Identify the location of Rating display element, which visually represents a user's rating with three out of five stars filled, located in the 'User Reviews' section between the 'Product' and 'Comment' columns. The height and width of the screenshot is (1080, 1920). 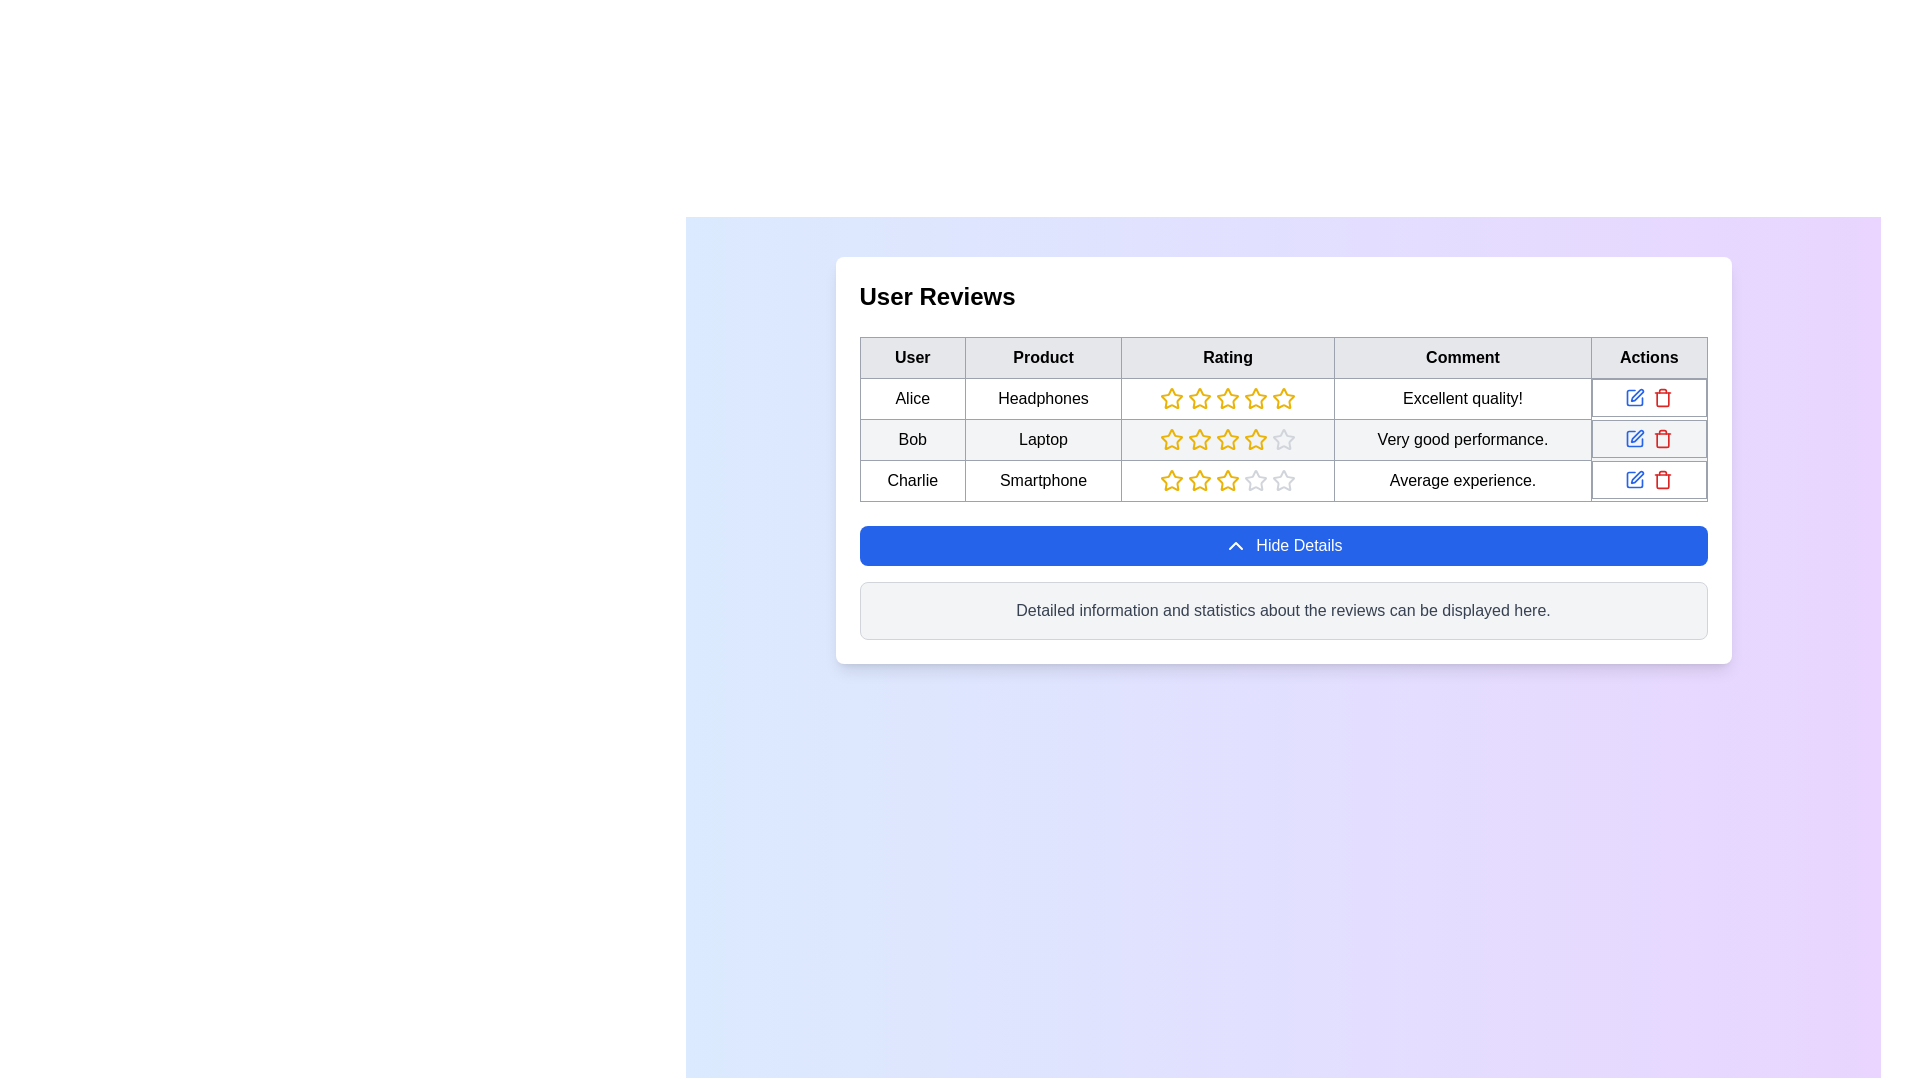
(1227, 481).